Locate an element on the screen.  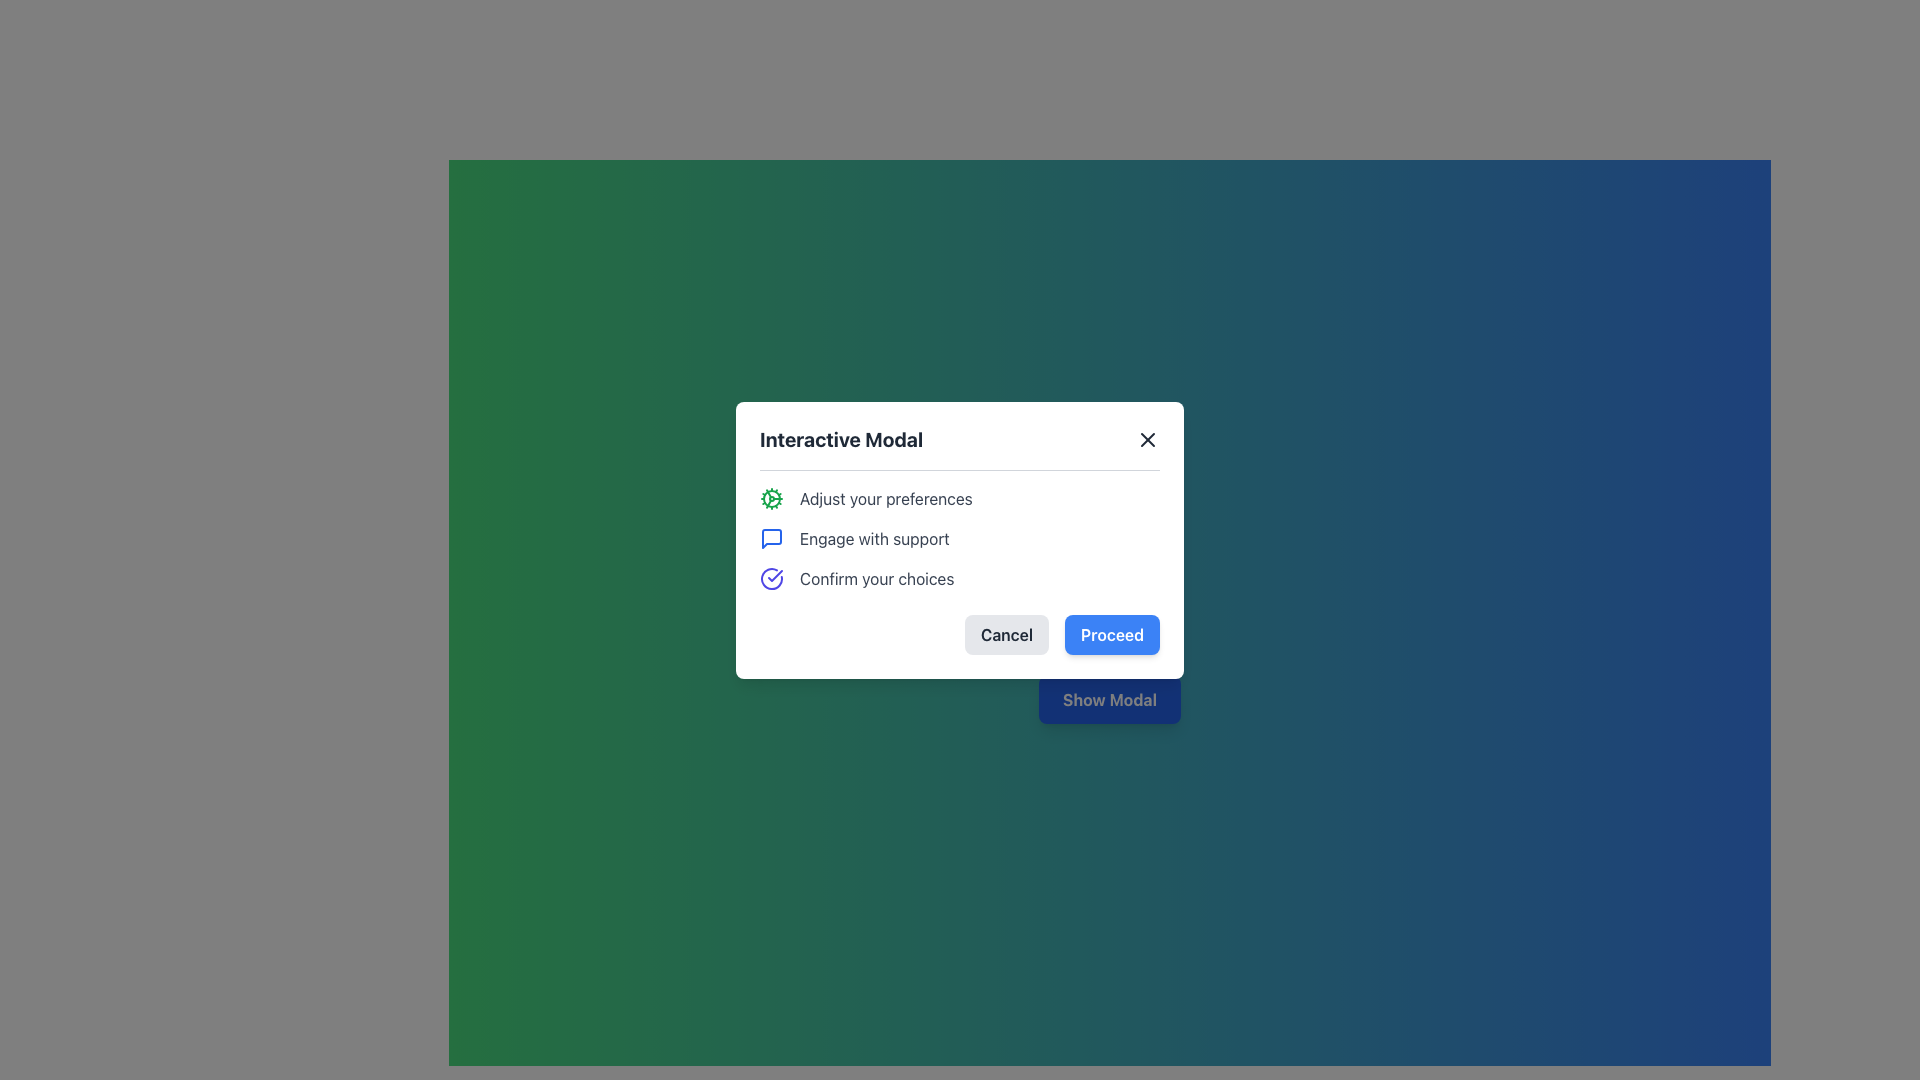
the third Text label in the vertical sequence of options inside the white modal dialog box, positioned below 'Engage with support' and above 'Cancel' and 'Proceed' buttons is located at coordinates (877, 578).